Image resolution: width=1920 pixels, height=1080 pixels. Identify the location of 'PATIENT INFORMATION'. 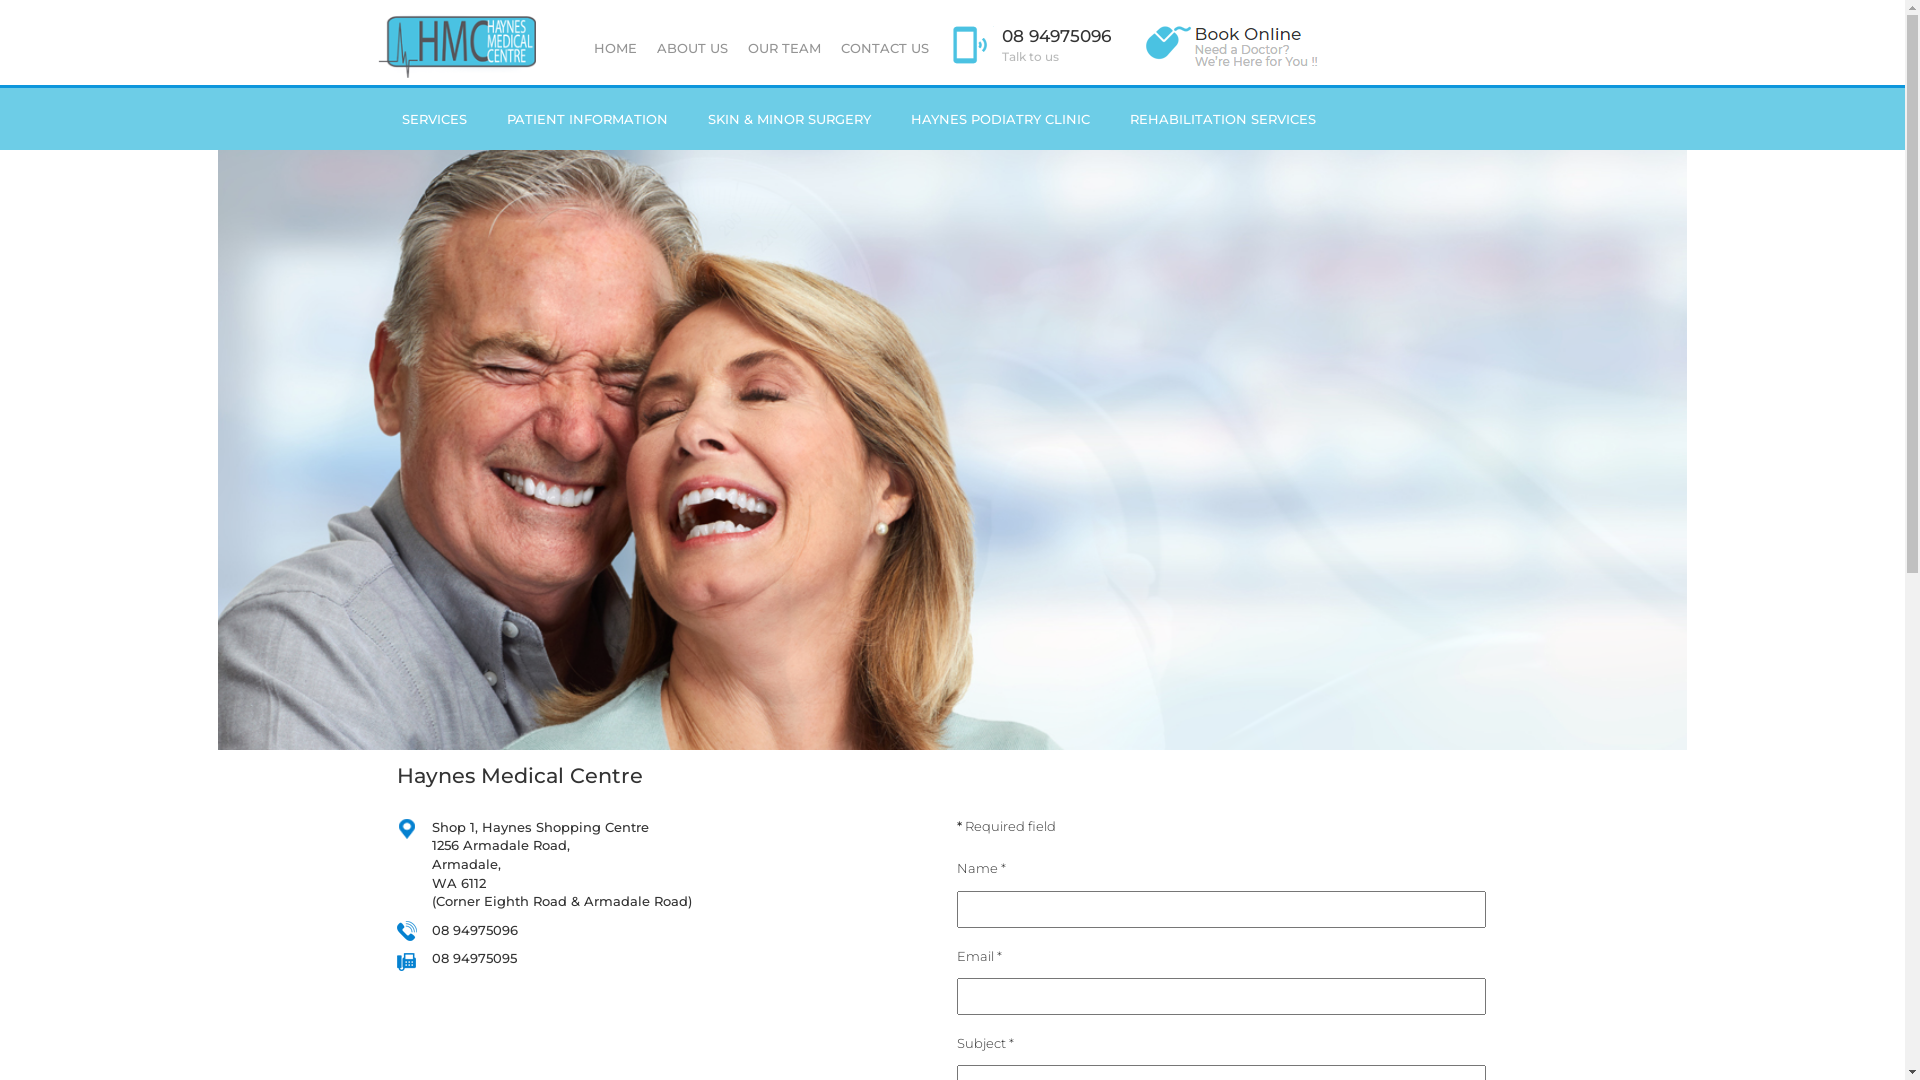
(585, 119).